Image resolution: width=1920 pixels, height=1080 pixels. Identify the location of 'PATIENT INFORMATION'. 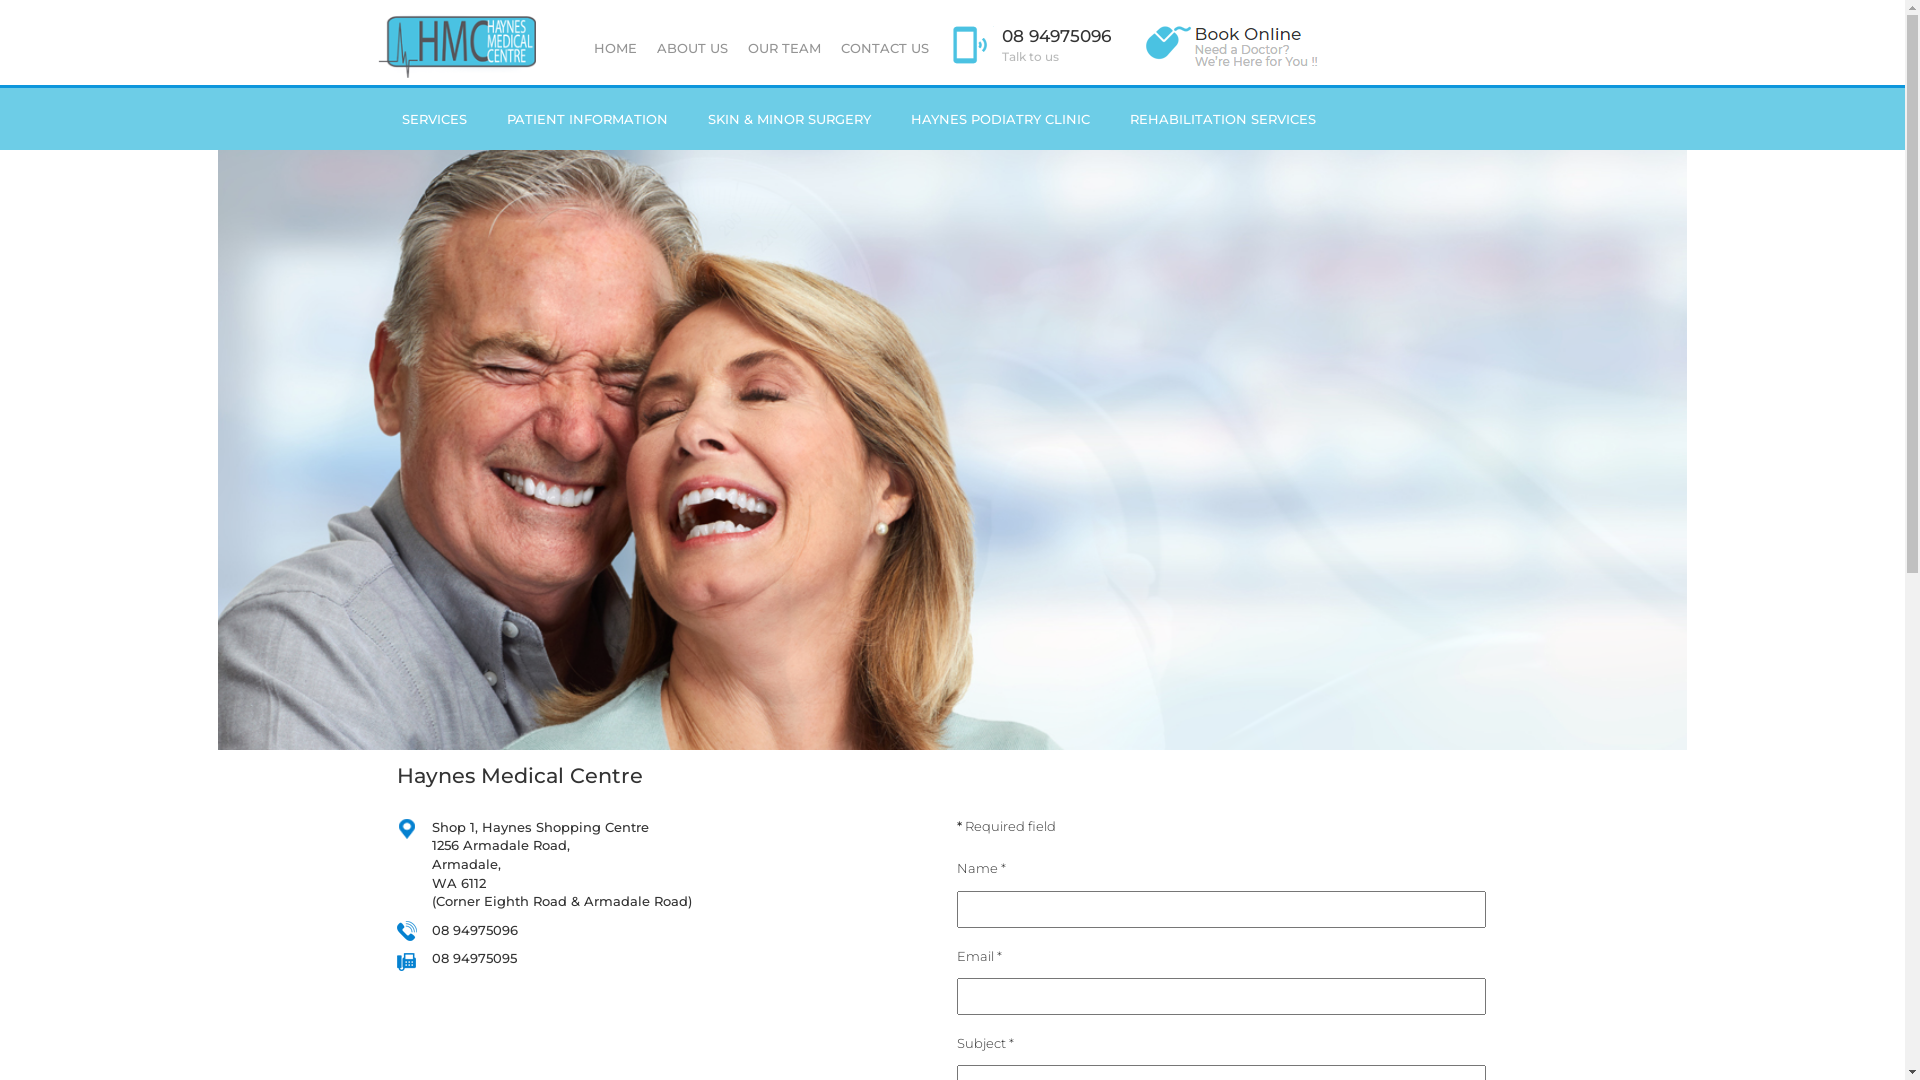
(585, 119).